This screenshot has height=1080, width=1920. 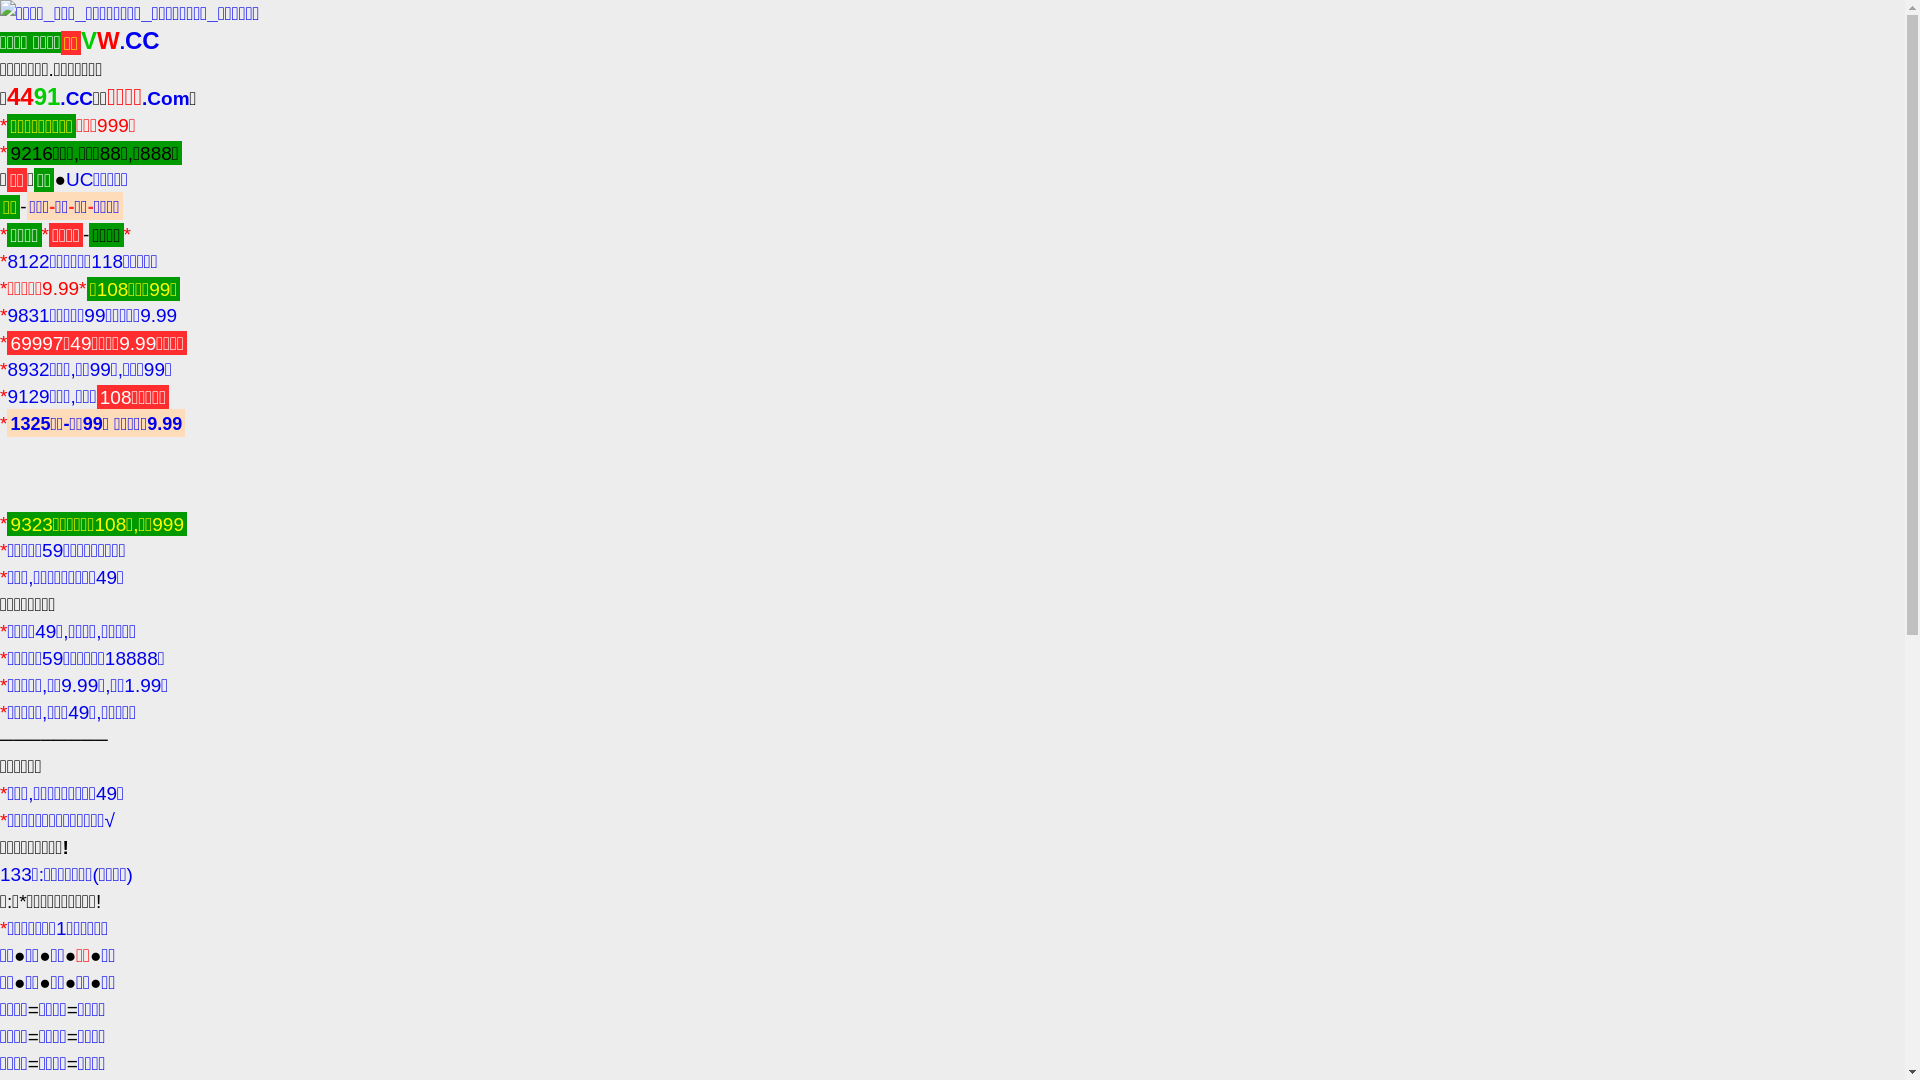 What do you see at coordinates (49, 98) in the screenshot?
I see `'4491.CC'` at bounding box center [49, 98].